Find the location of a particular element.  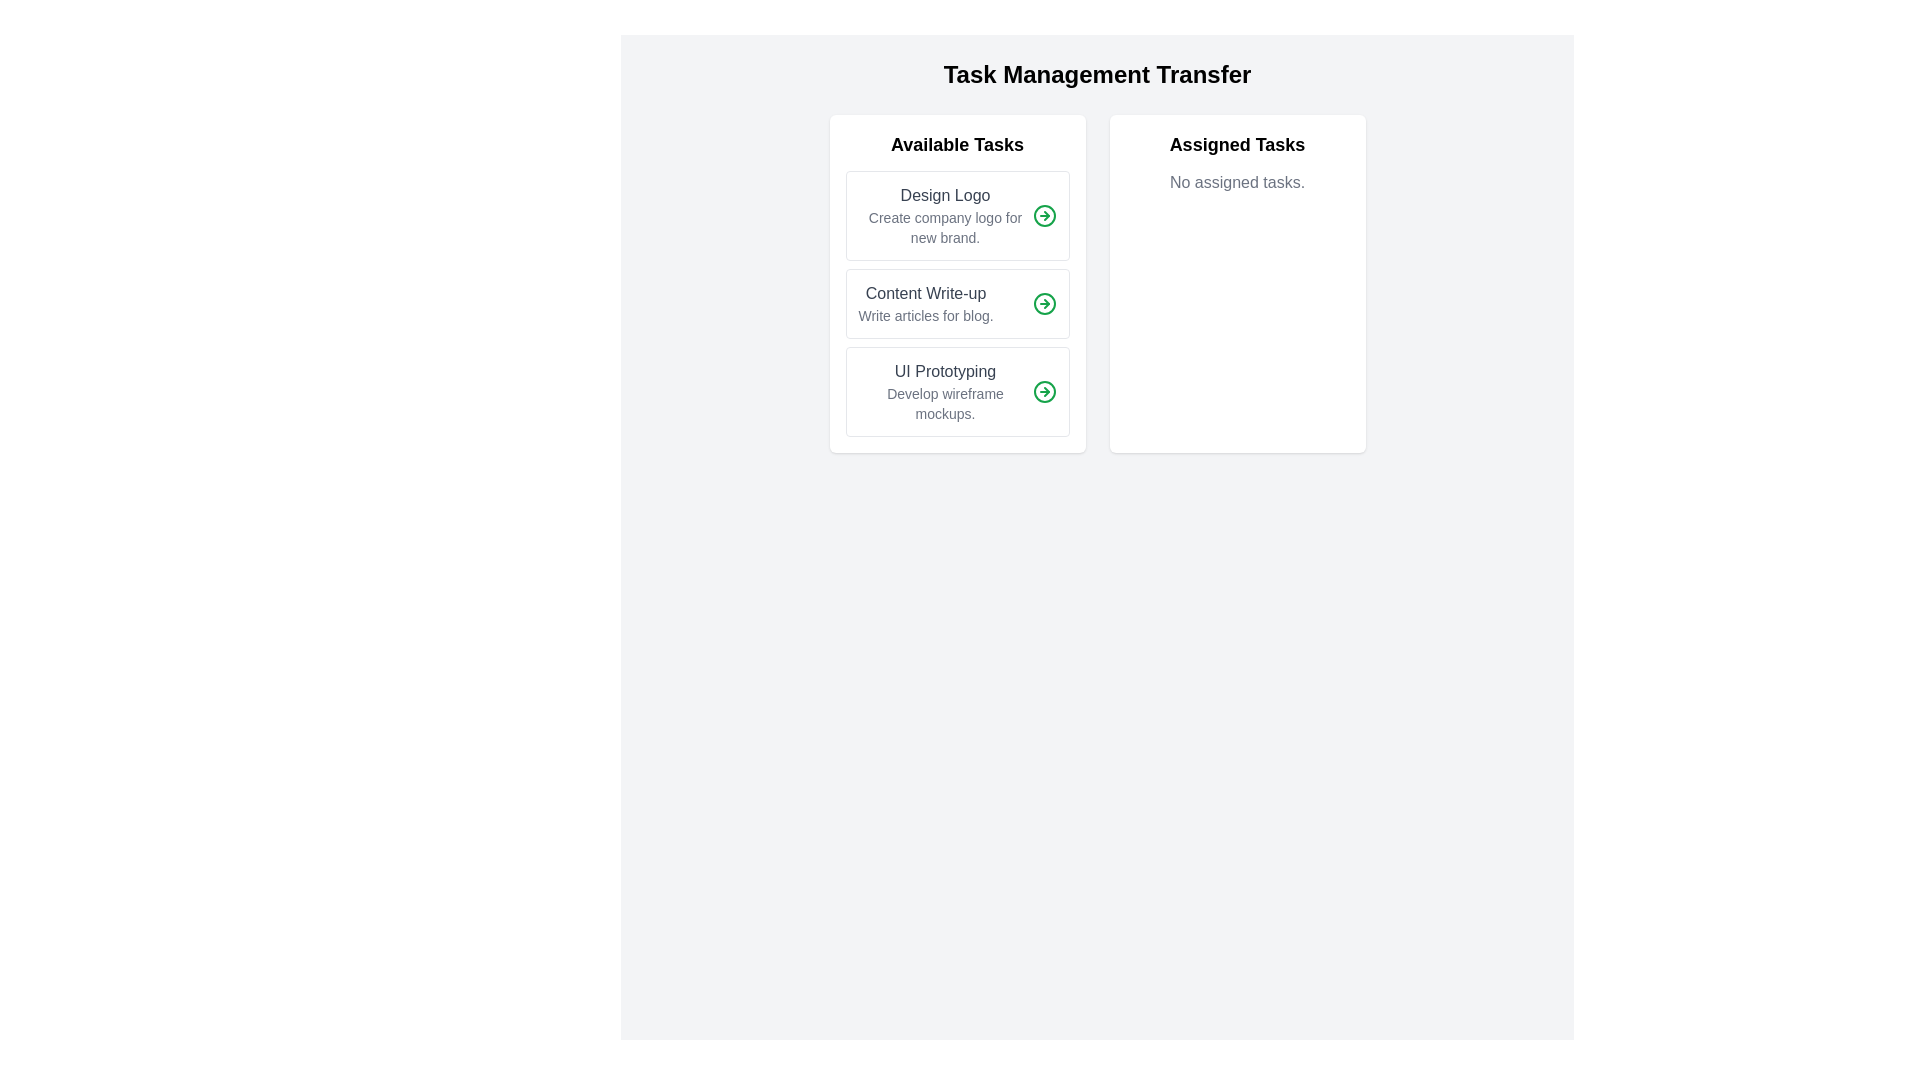

the 'Design Logo' text header, which is styled with a medium-weight font and dark gray color, located in the top section of the first task card in the 'Available Tasks' panel is located at coordinates (944, 196).